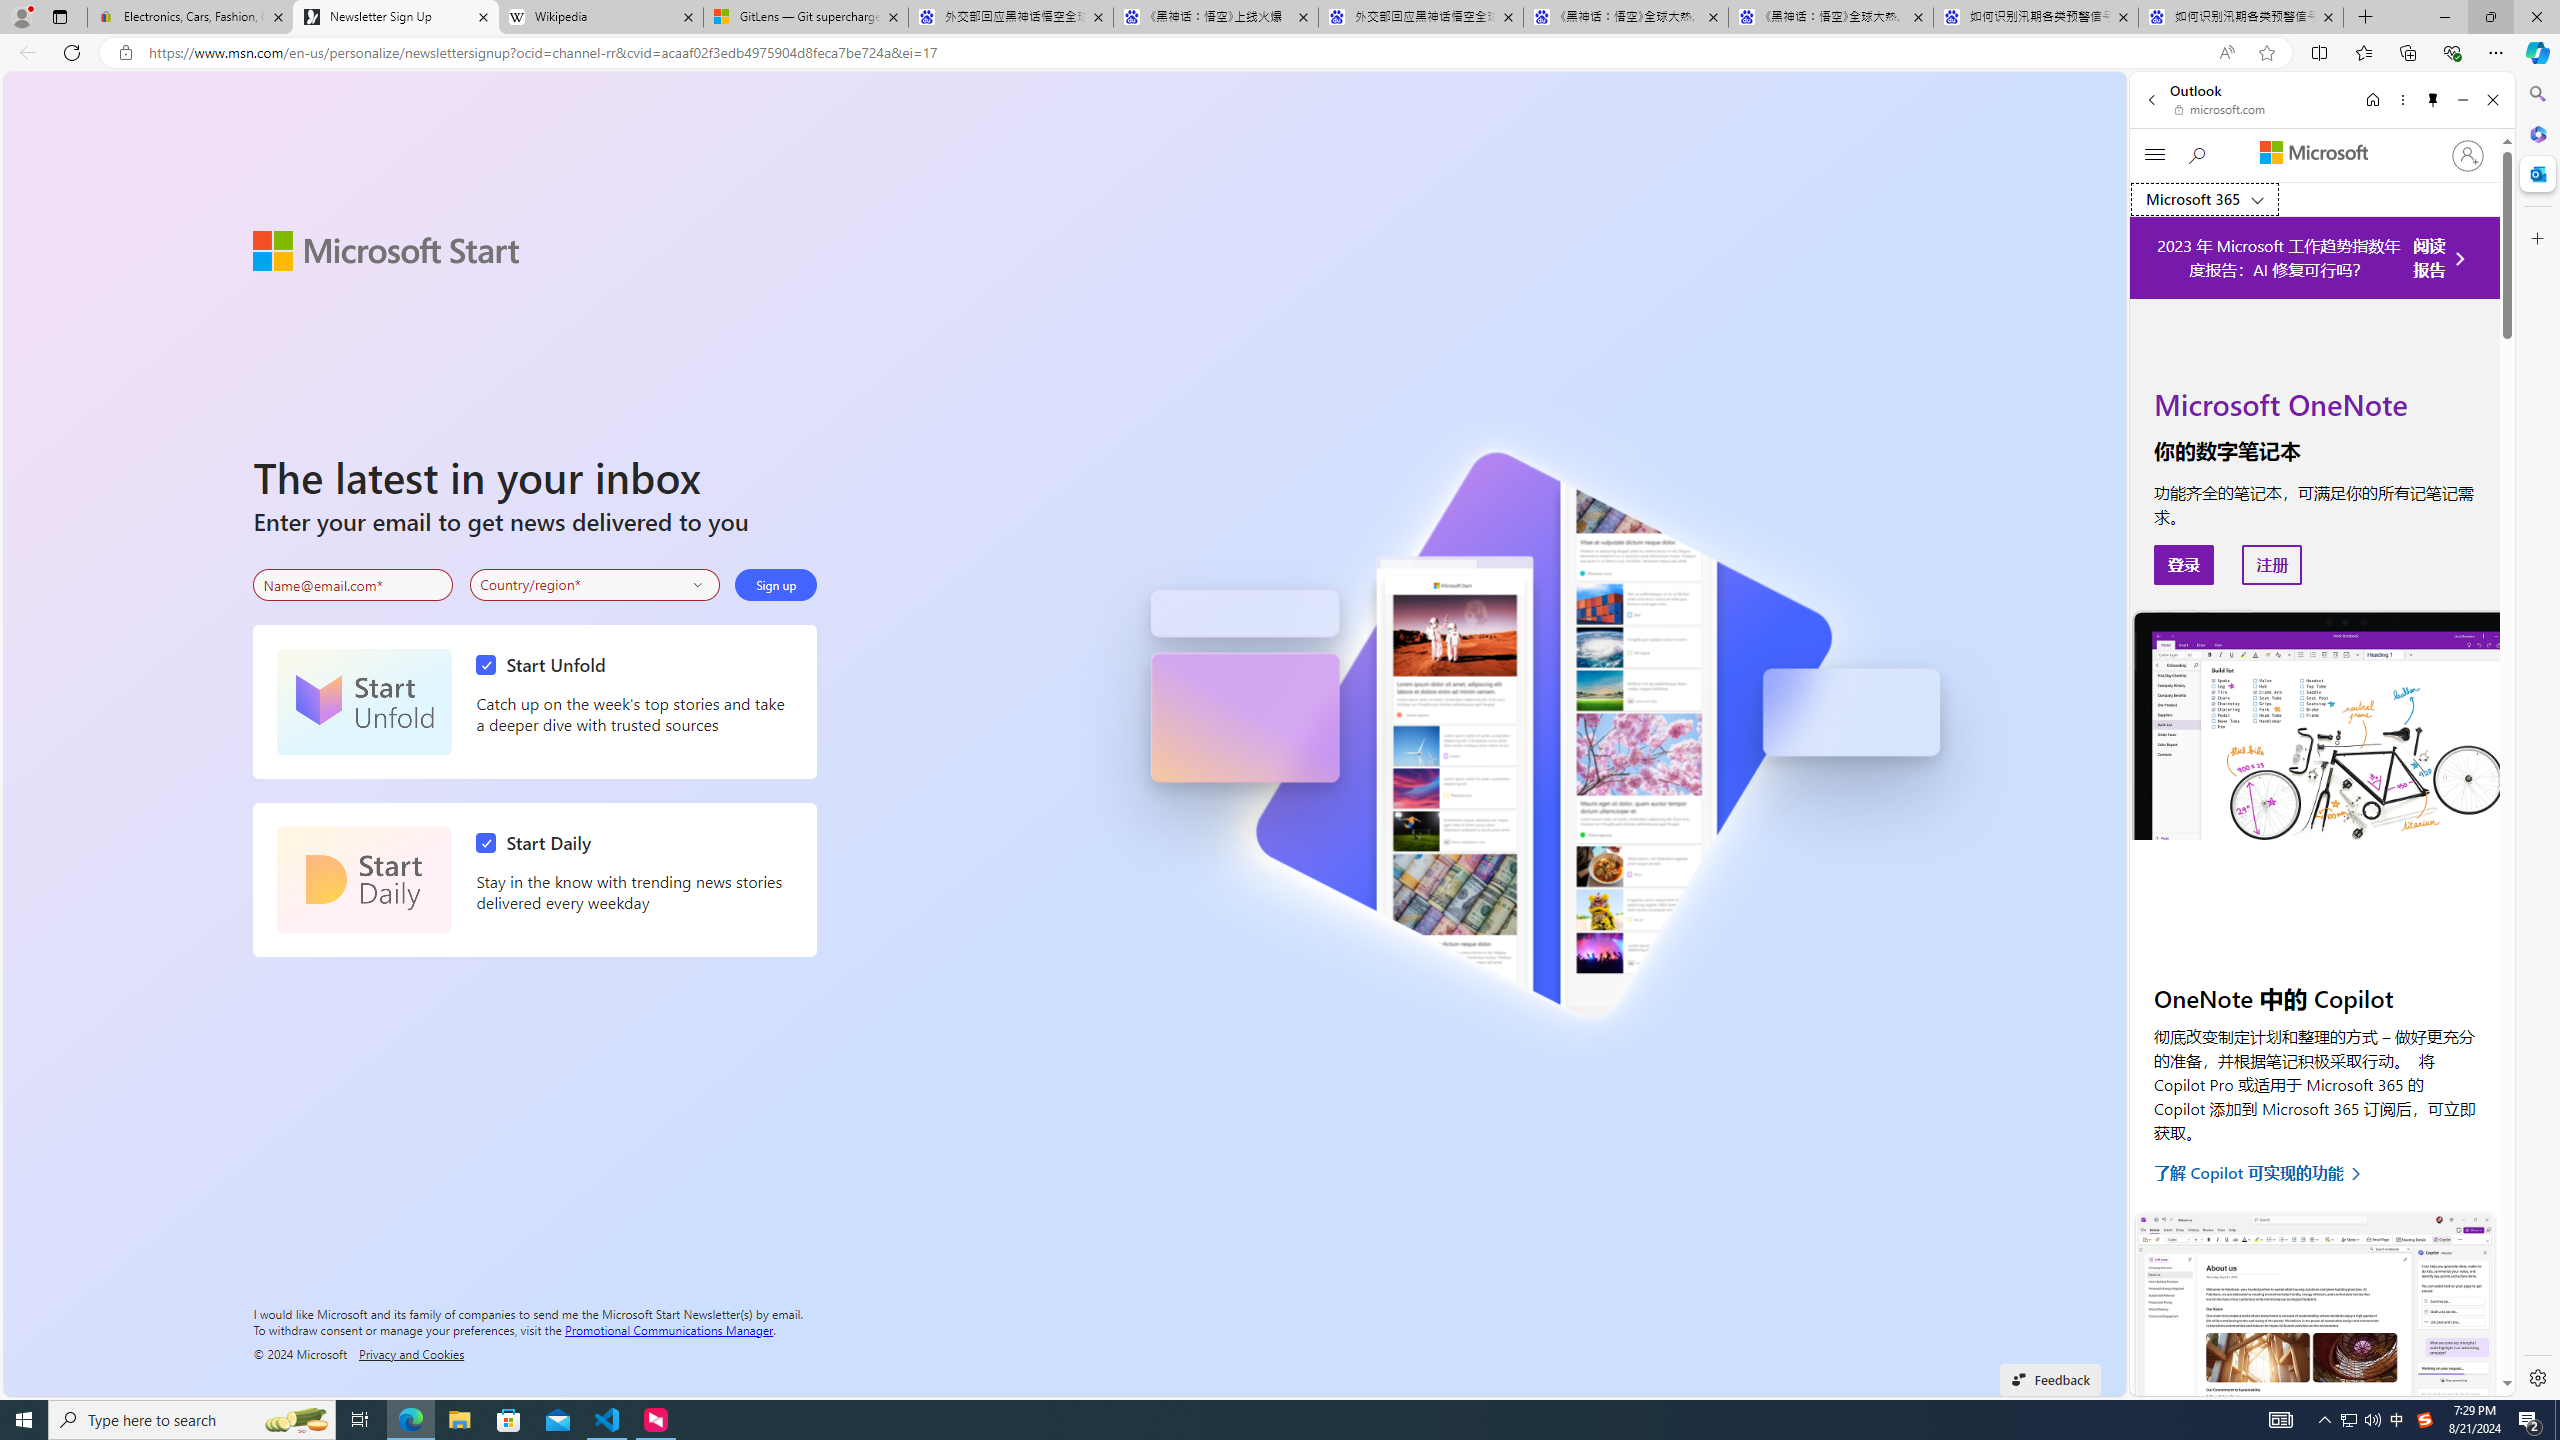 This screenshot has width=2560, height=1440. I want to click on 'Microsoft', so click(2314, 153).